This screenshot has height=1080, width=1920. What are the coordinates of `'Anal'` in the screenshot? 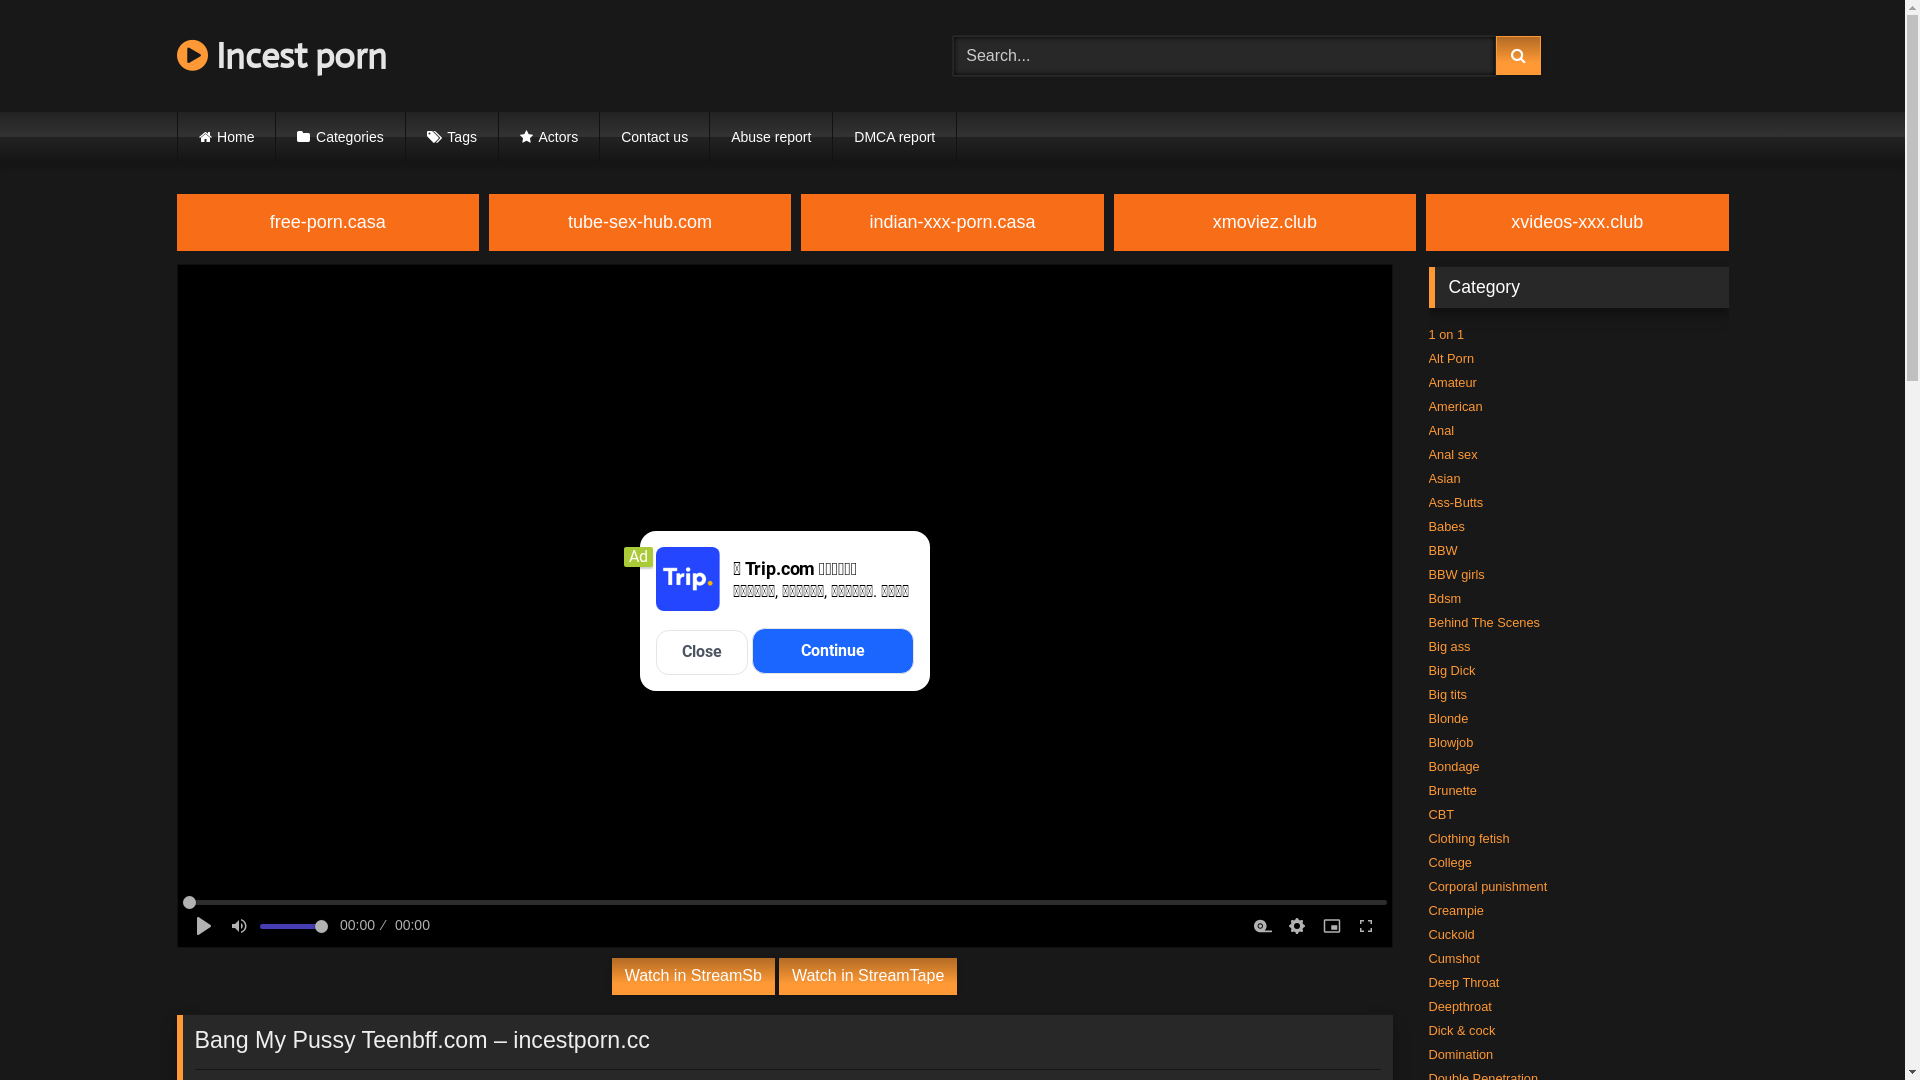 It's located at (1440, 429).